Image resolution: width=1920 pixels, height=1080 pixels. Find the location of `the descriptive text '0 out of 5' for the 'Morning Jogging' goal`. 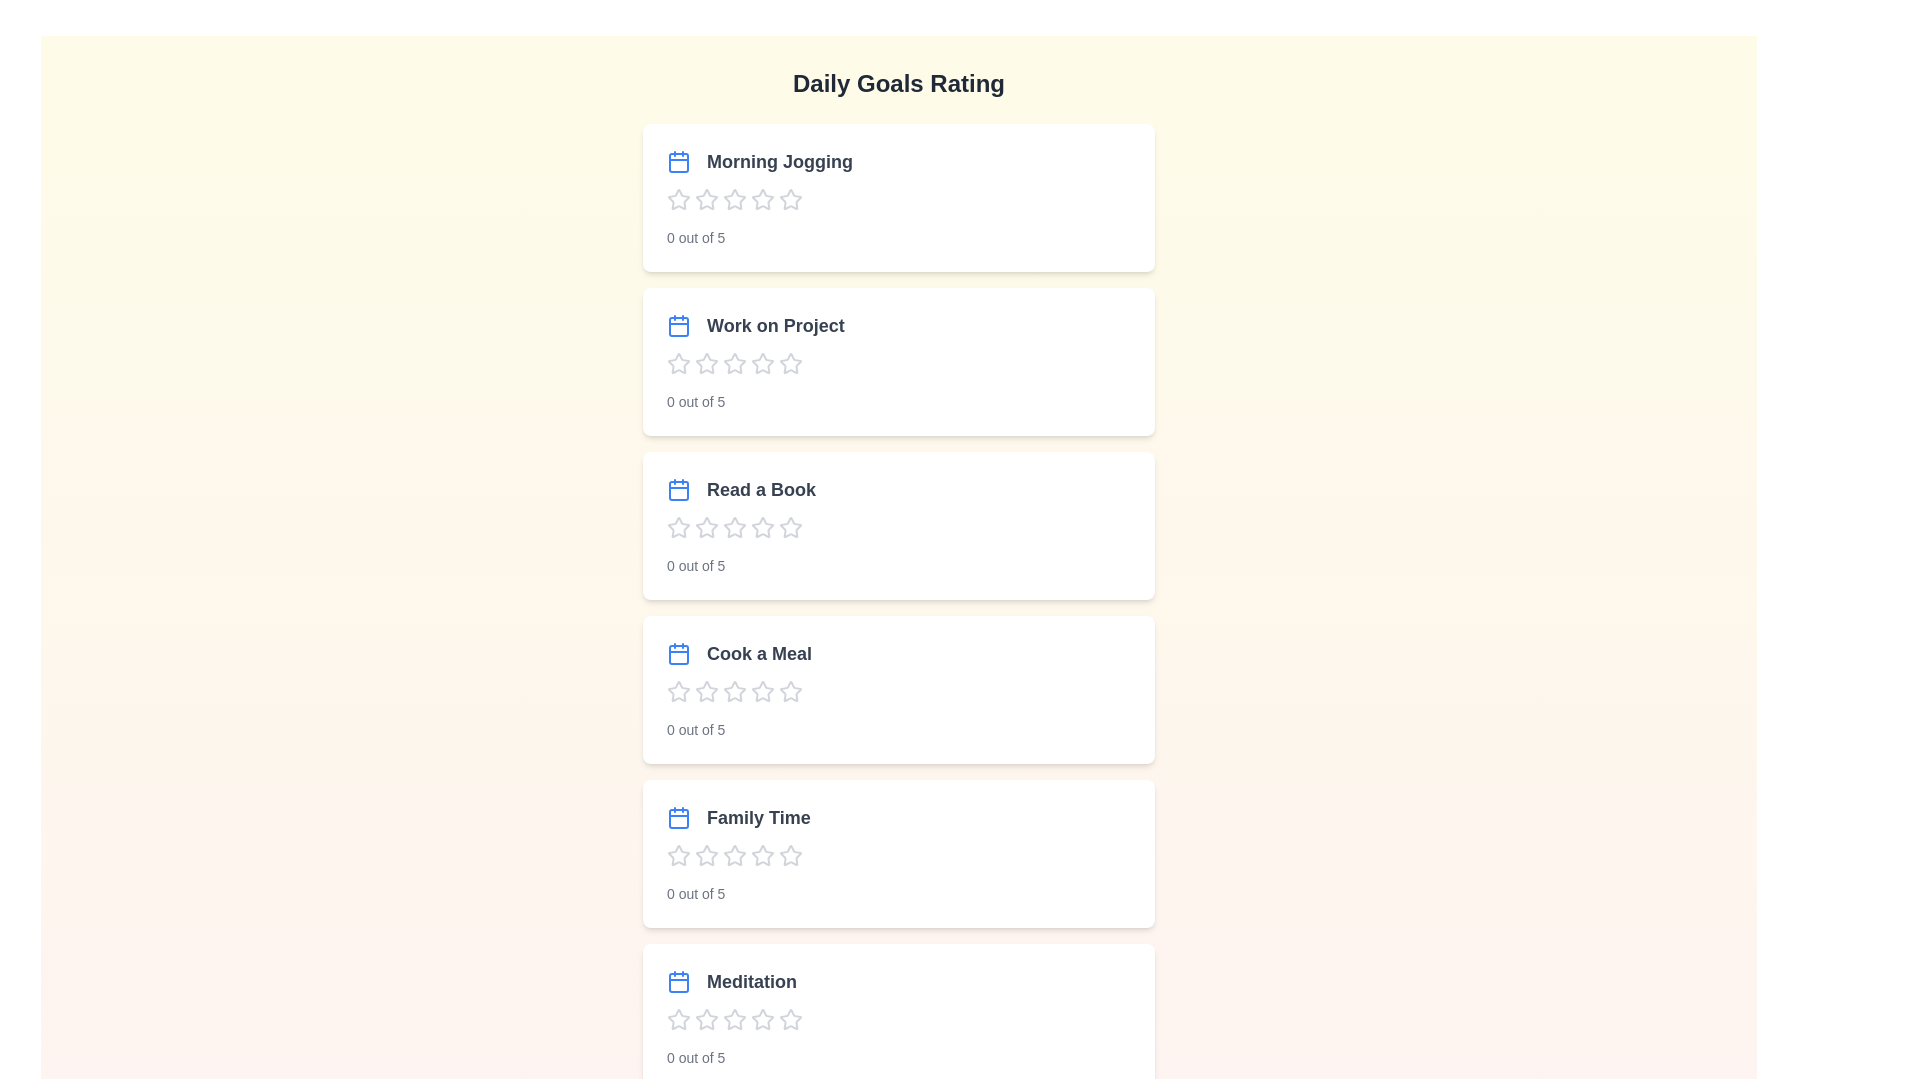

the descriptive text '0 out of 5' for the 'Morning Jogging' goal is located at coordinates (696, 237).